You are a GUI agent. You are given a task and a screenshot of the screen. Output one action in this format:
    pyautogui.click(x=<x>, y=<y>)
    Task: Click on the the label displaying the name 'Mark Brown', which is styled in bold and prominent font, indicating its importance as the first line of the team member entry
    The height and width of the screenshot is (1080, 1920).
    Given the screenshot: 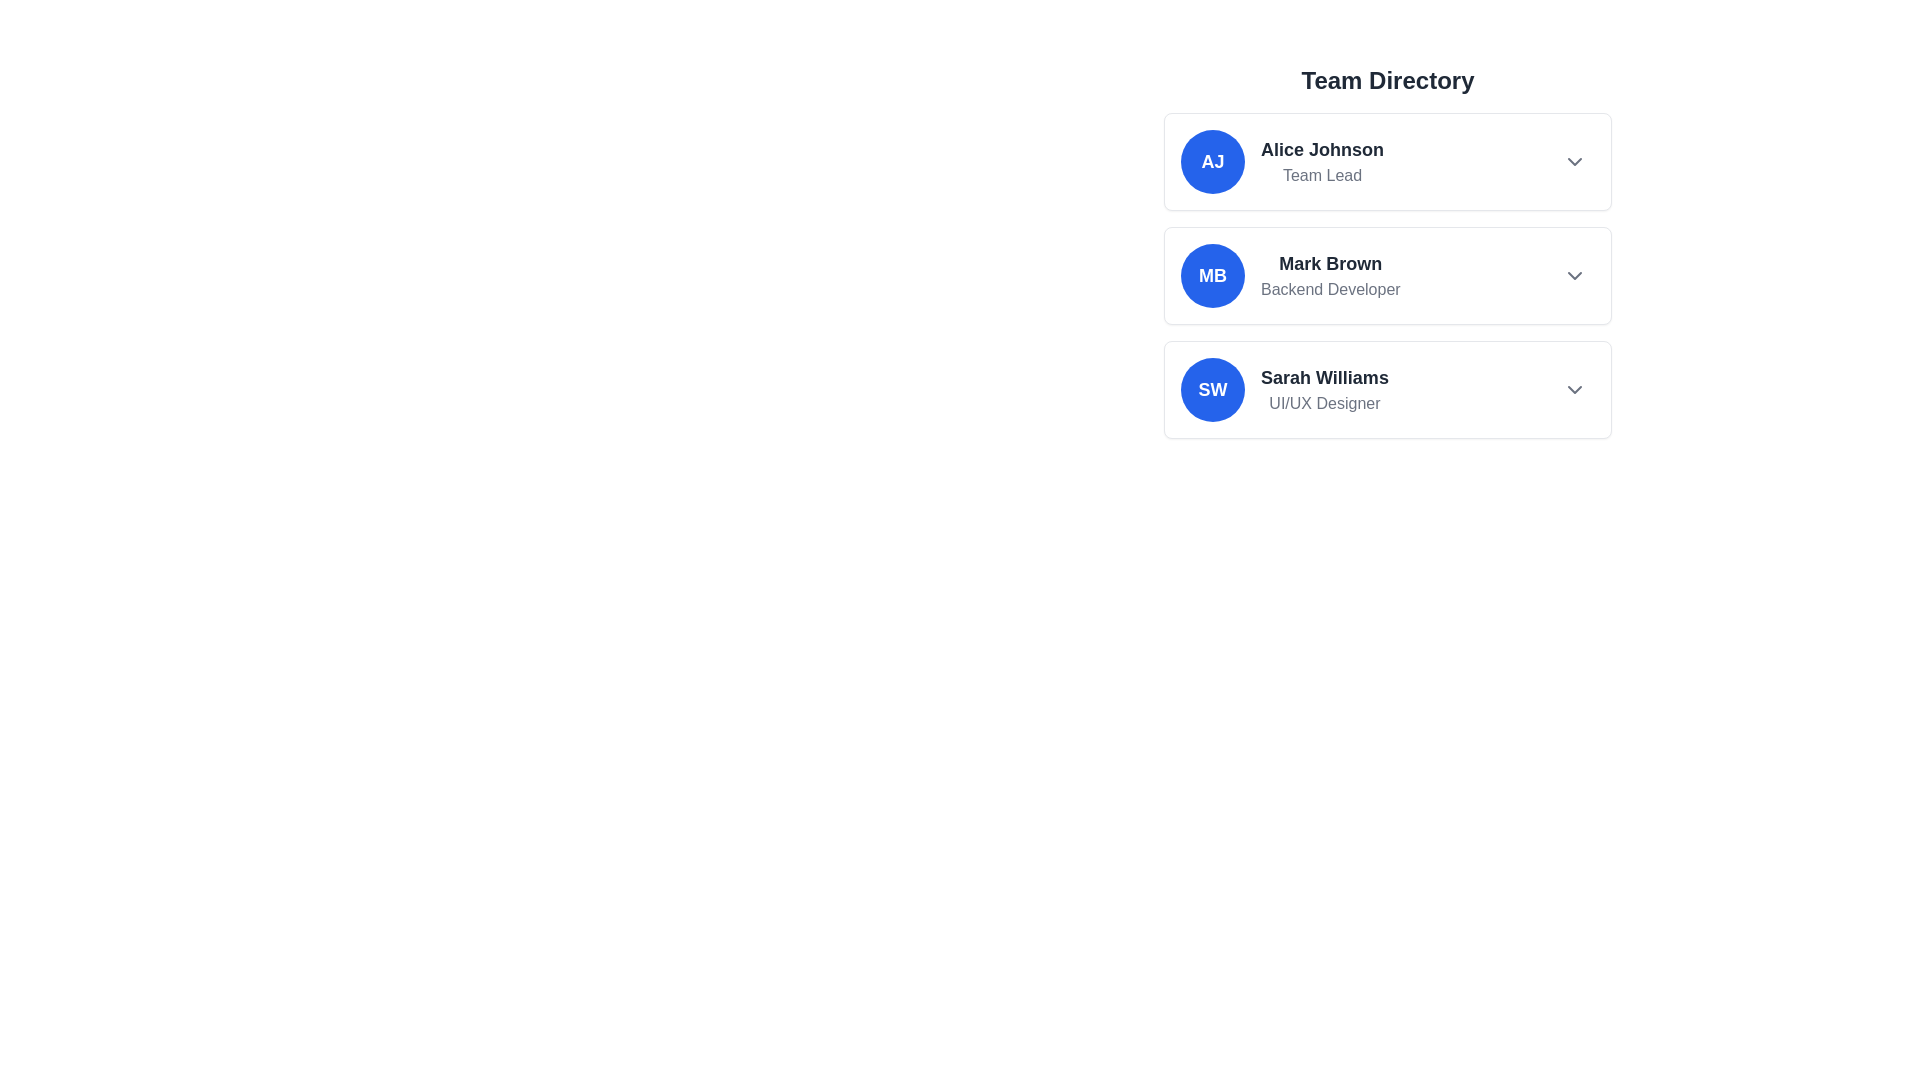 What is the action you would take?
    pyautogui.click(x=1330, y=262)
    